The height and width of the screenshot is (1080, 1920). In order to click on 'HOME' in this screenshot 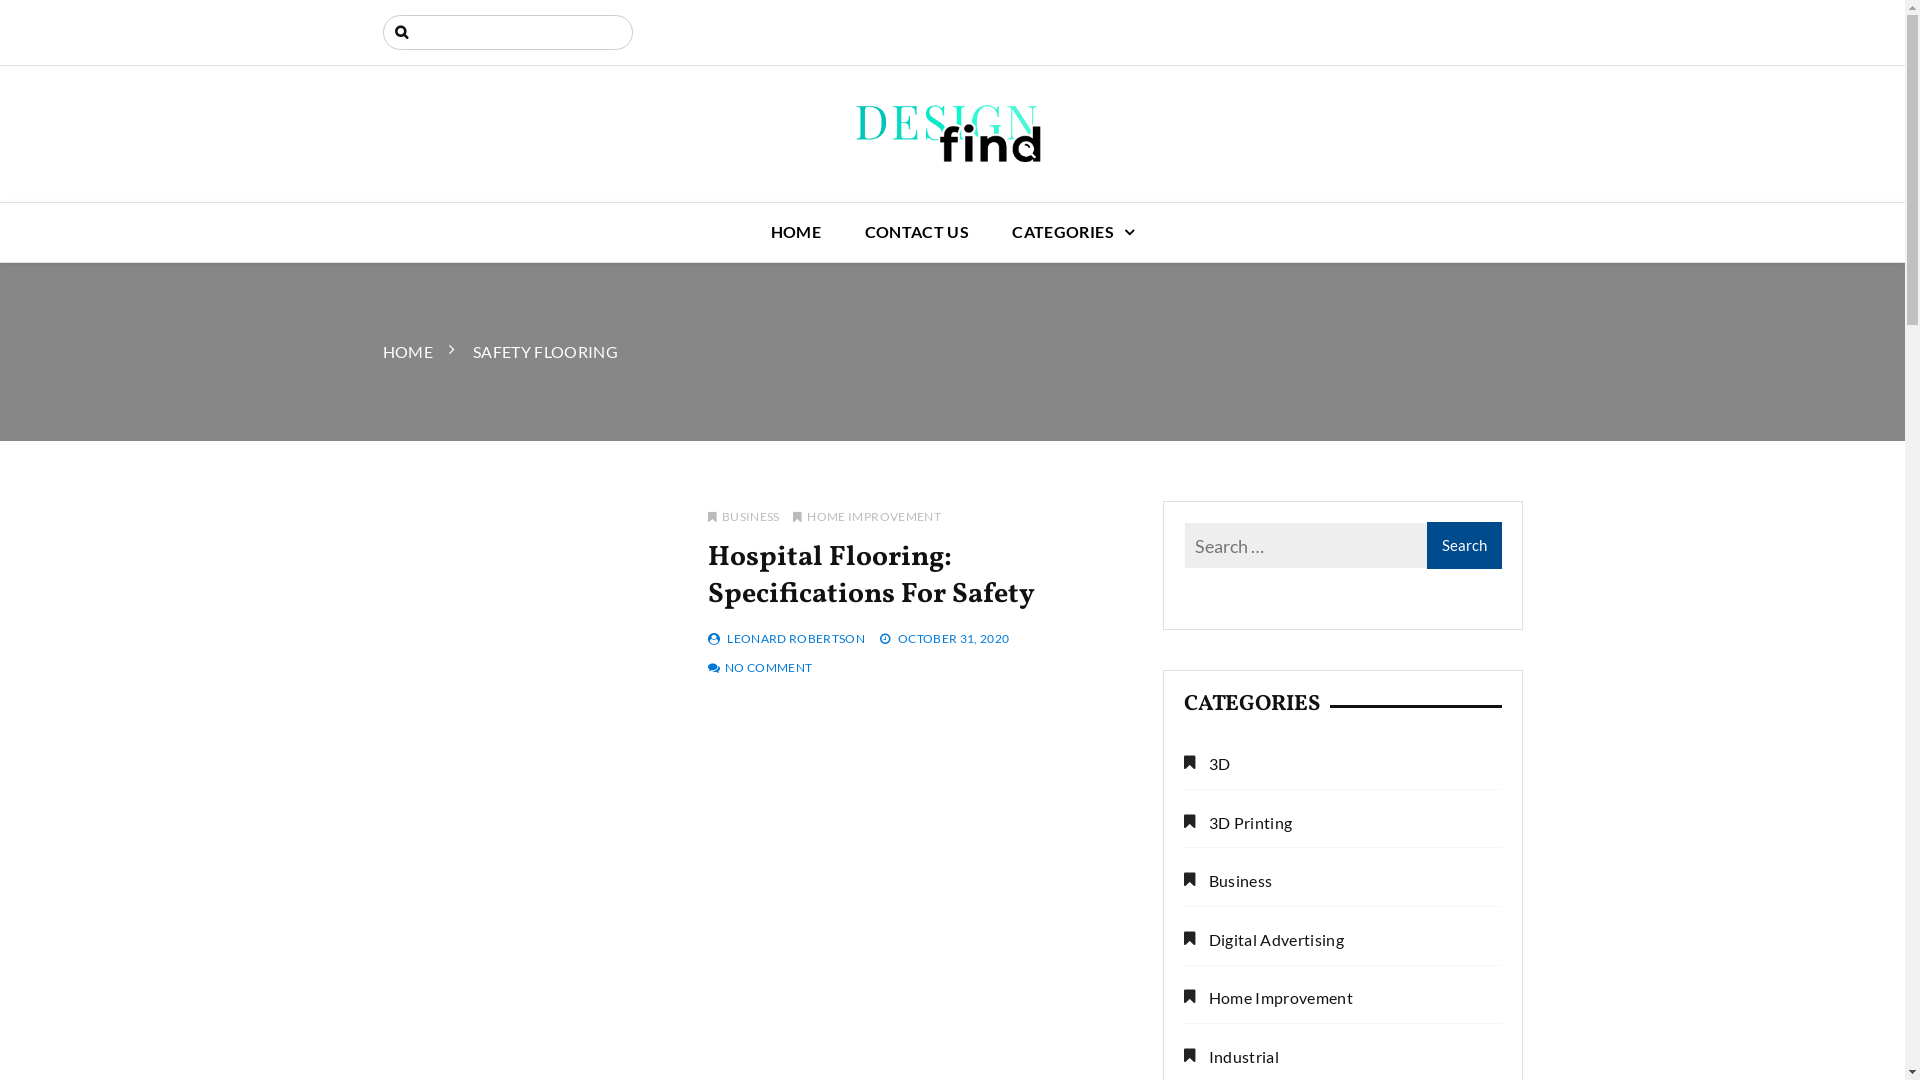, I will do `click(382, 350)`.